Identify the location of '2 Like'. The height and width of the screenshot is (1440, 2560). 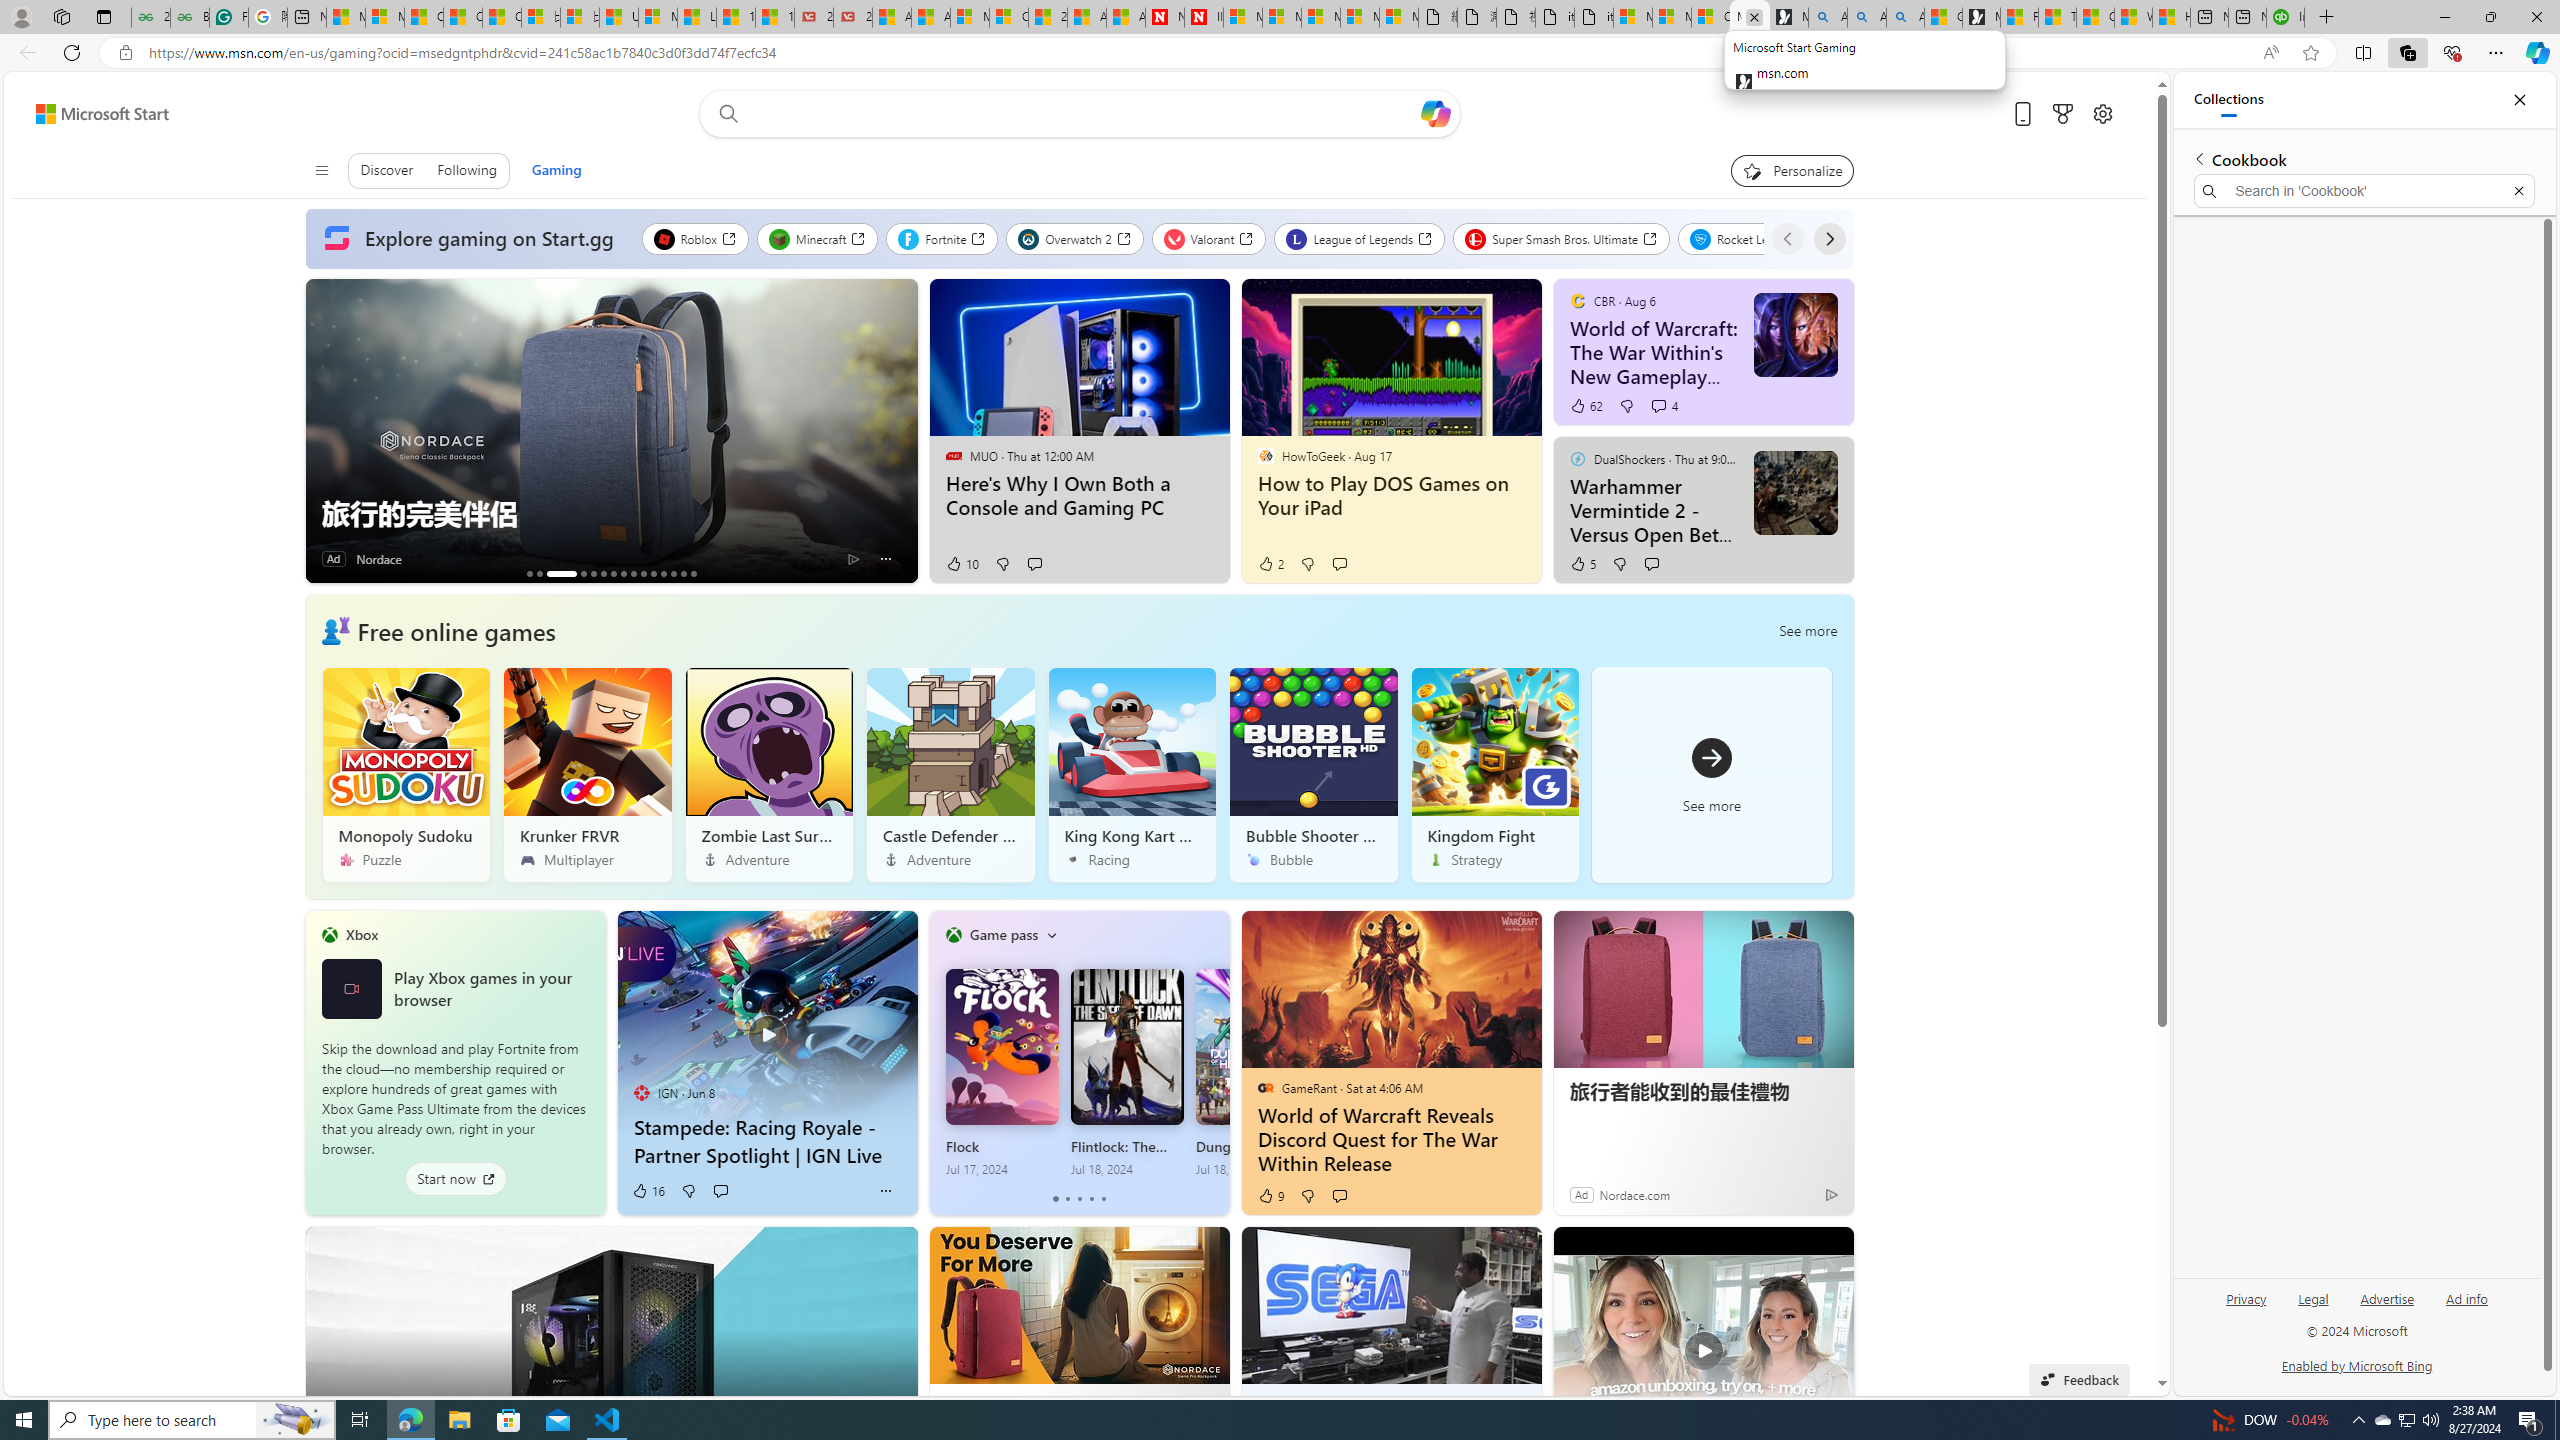
(1271, 562).